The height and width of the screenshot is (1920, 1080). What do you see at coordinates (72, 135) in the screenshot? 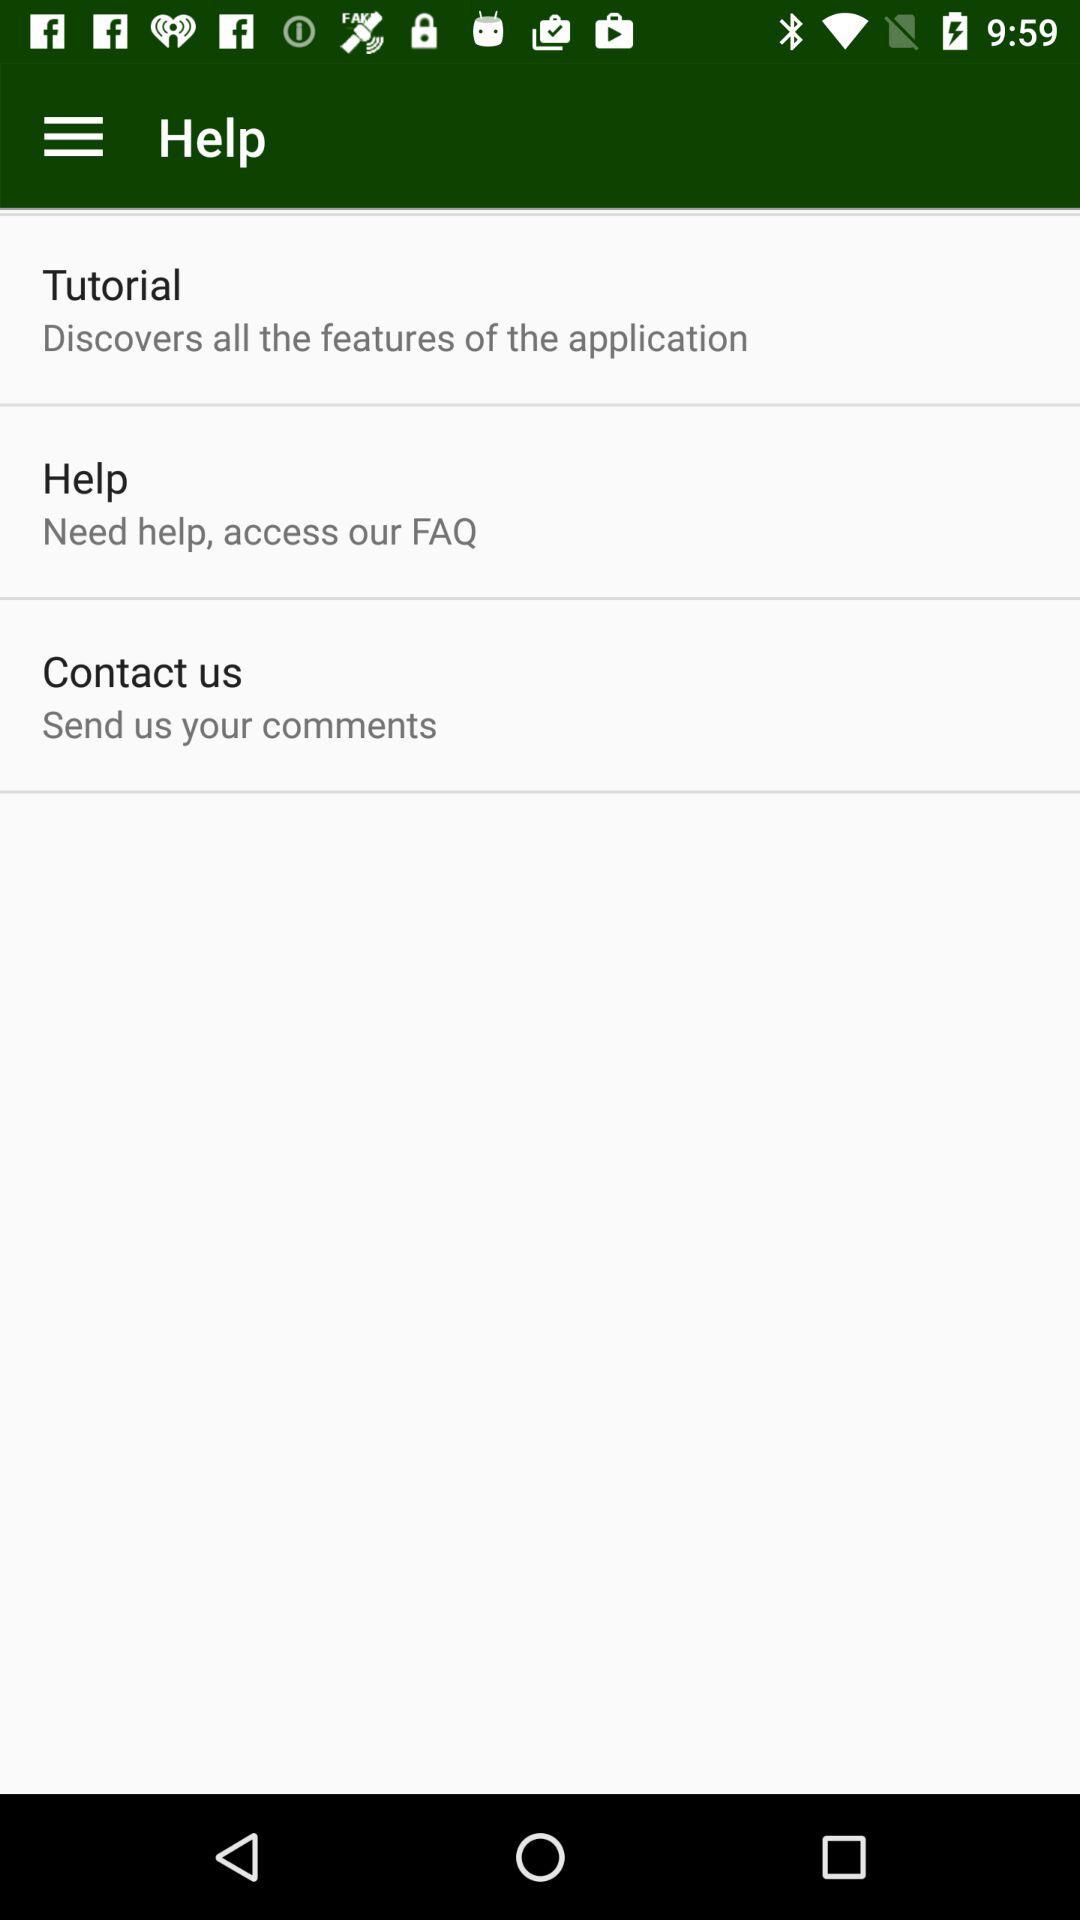
I see `menu button` at bounding box center [72, 135].